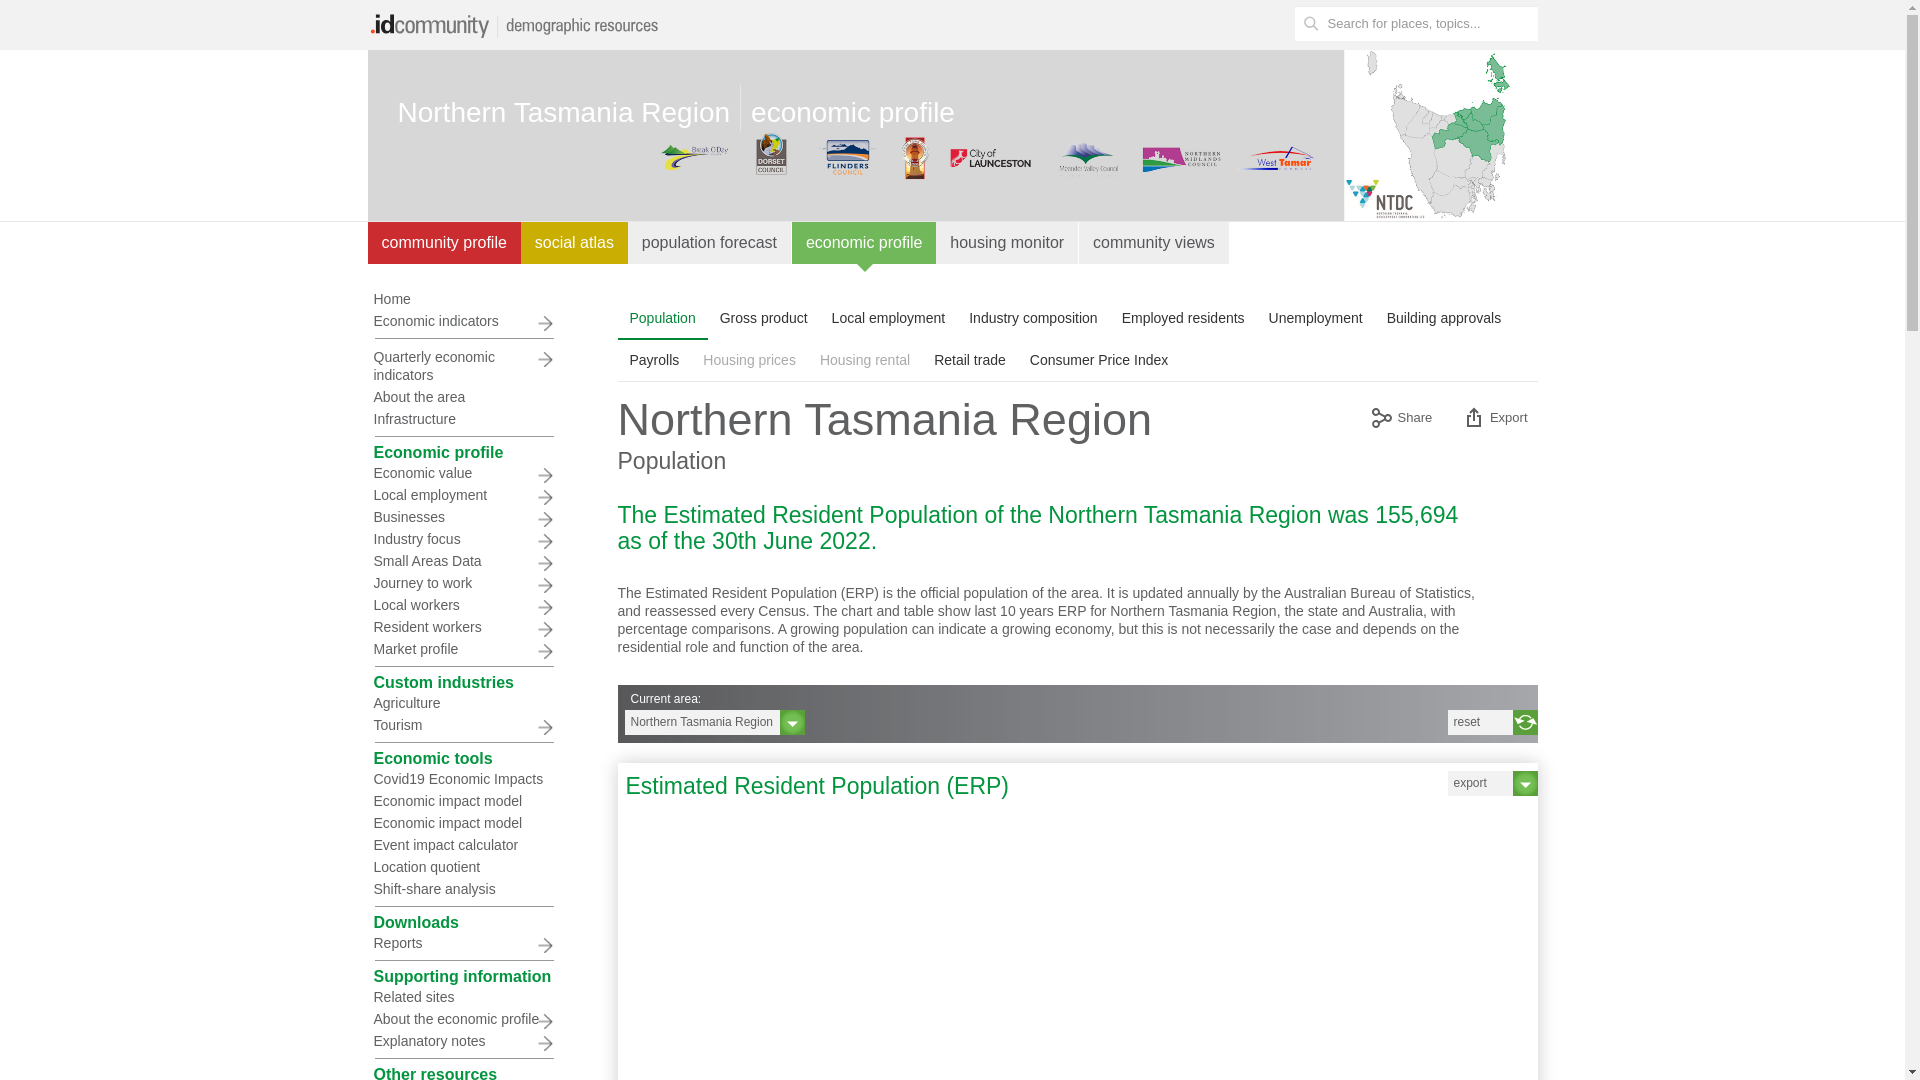 The image size is (1920, 1080). What do you see at coordinates (461, 725) in the screenshot?
I see `'Tourism` at bounding box center [461, 725].